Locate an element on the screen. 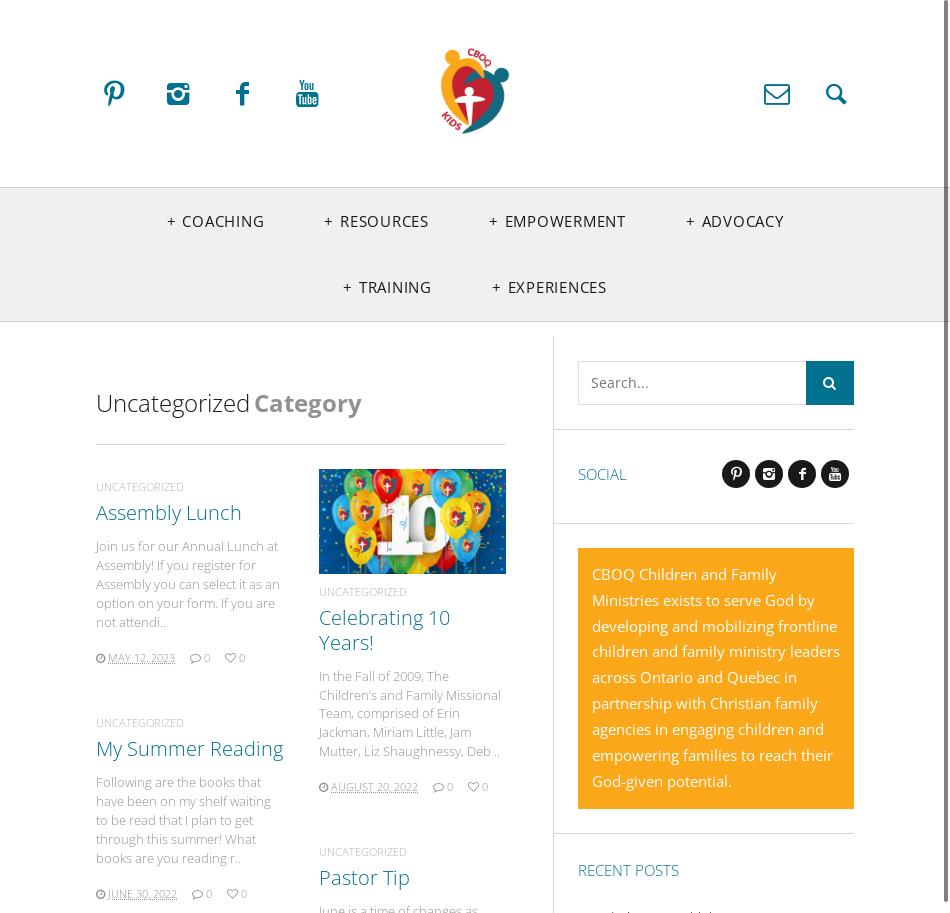 This screenshot has width=950, height=913. 'CBOQ Children and Family Ministries exists to serve God by developing and mobilizing frontline children and family ministry leaders across Ontario and Quebec in partnership with Christian family agencies in engaging children and empowering families to reach their God-given potential.' is located at coordinates (715, 676).